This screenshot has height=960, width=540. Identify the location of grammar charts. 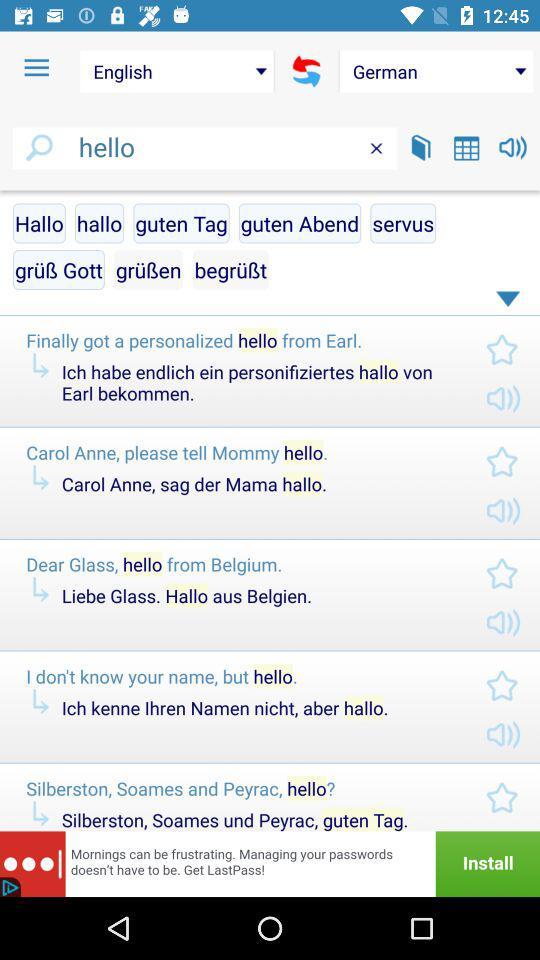
(466, 147).